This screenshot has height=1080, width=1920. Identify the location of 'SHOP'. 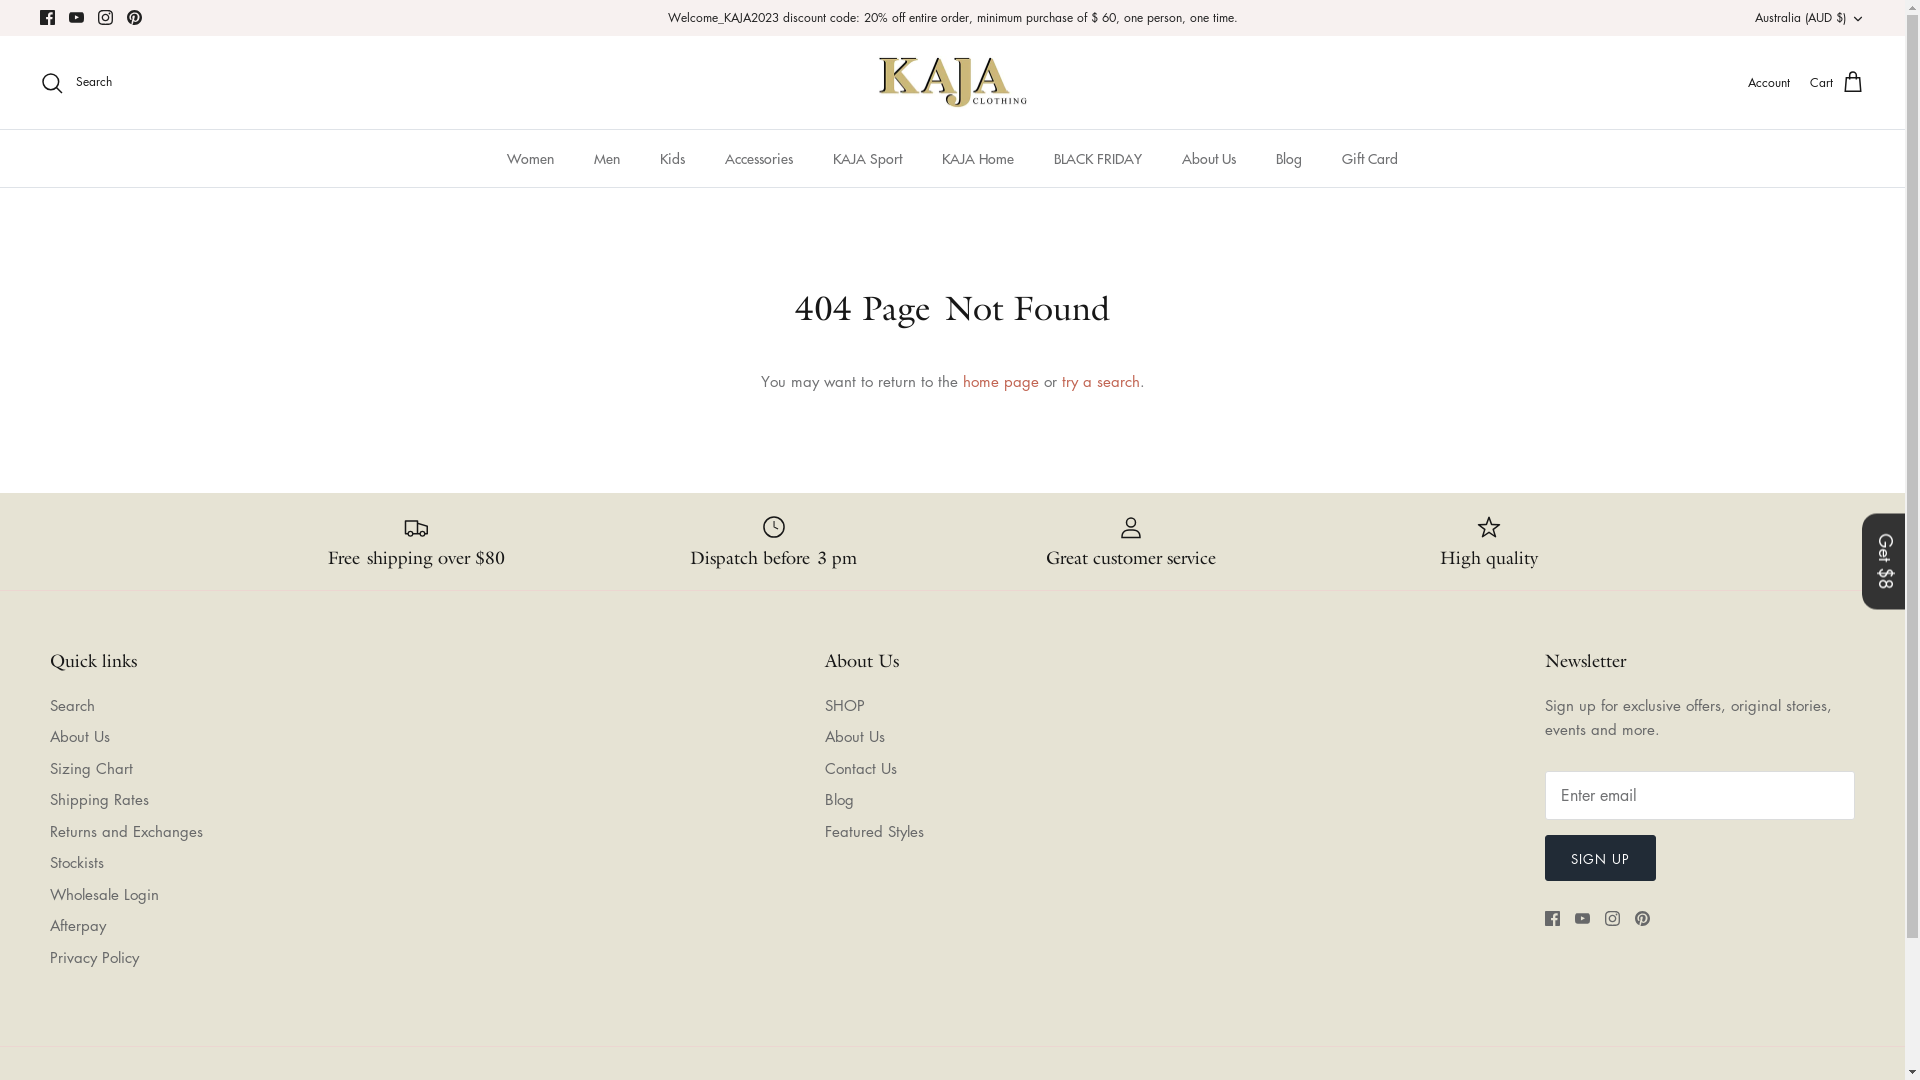
(844, 704).